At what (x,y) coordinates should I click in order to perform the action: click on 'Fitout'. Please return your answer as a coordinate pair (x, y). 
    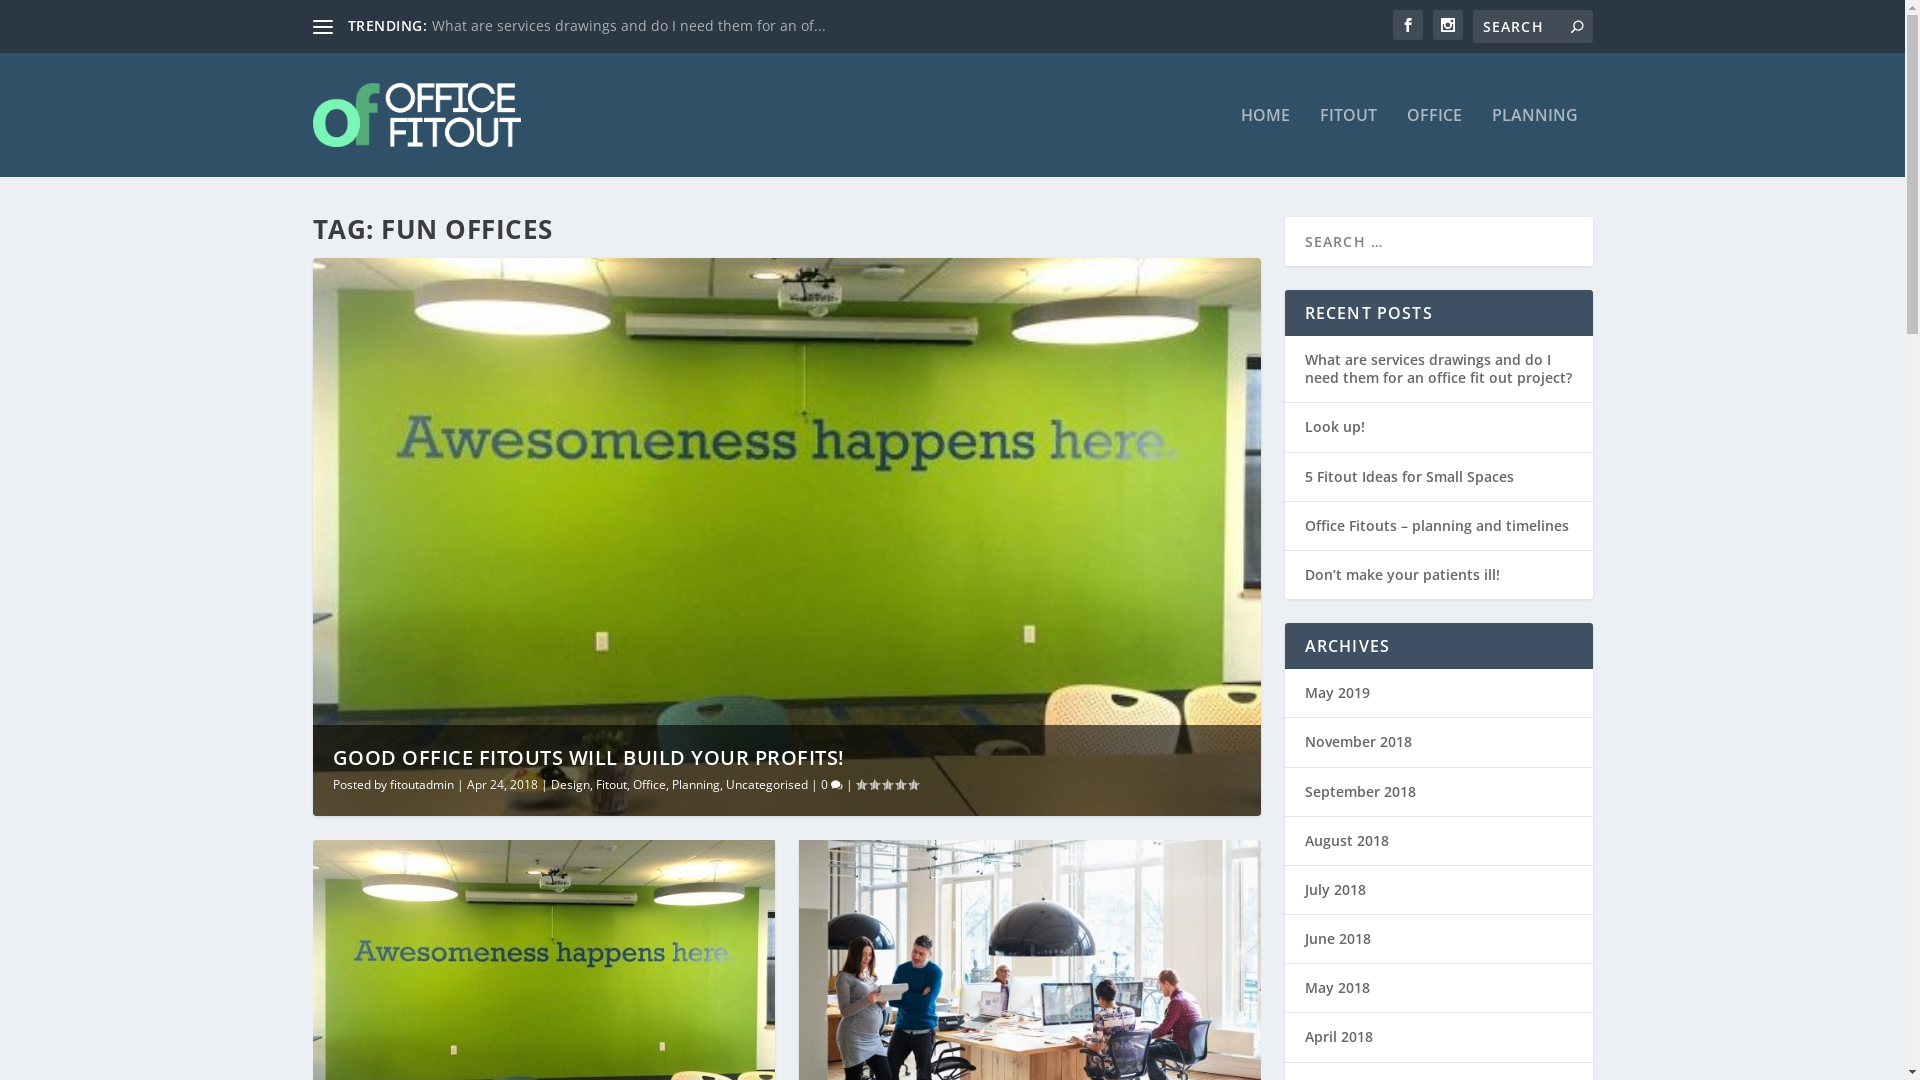
    Looking at the image, I should click on (610, 783).